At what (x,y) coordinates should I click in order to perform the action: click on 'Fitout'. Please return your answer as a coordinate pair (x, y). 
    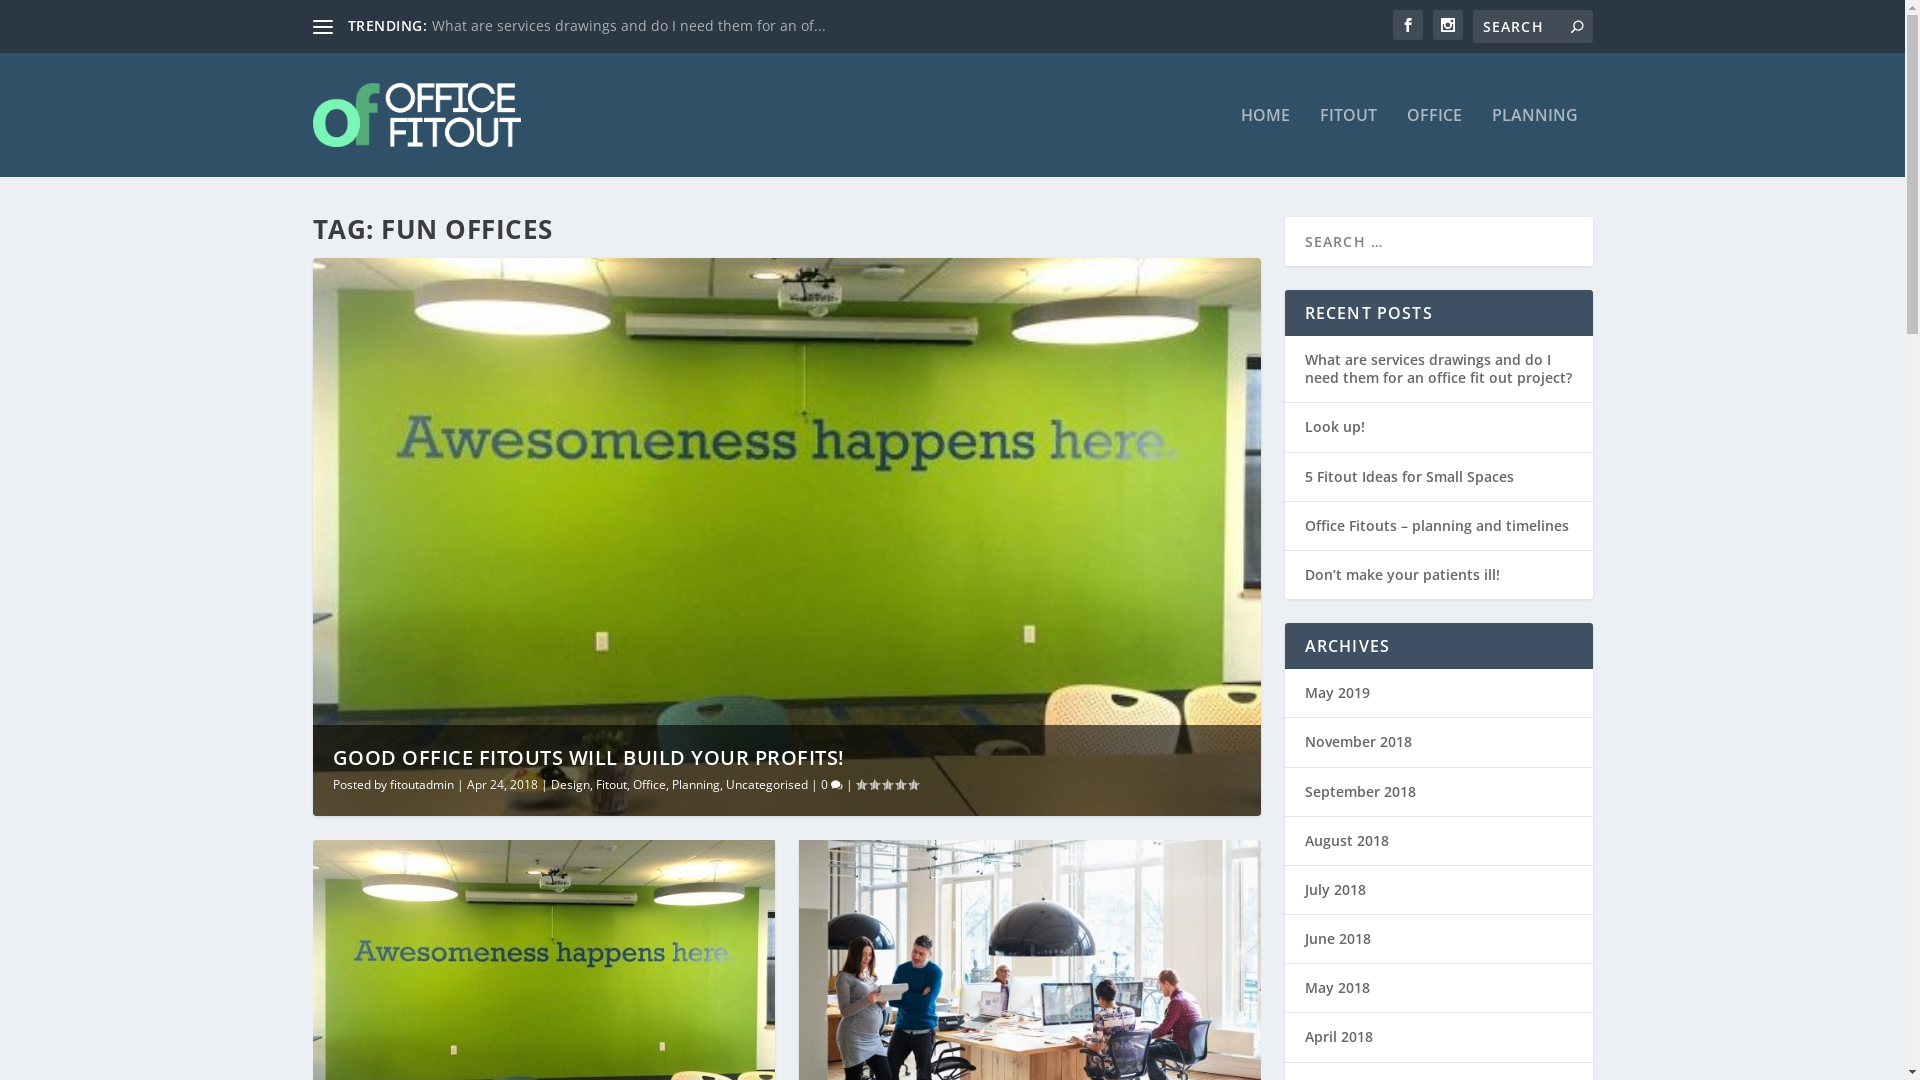
    Looking at the image, I should click on (610, 783).